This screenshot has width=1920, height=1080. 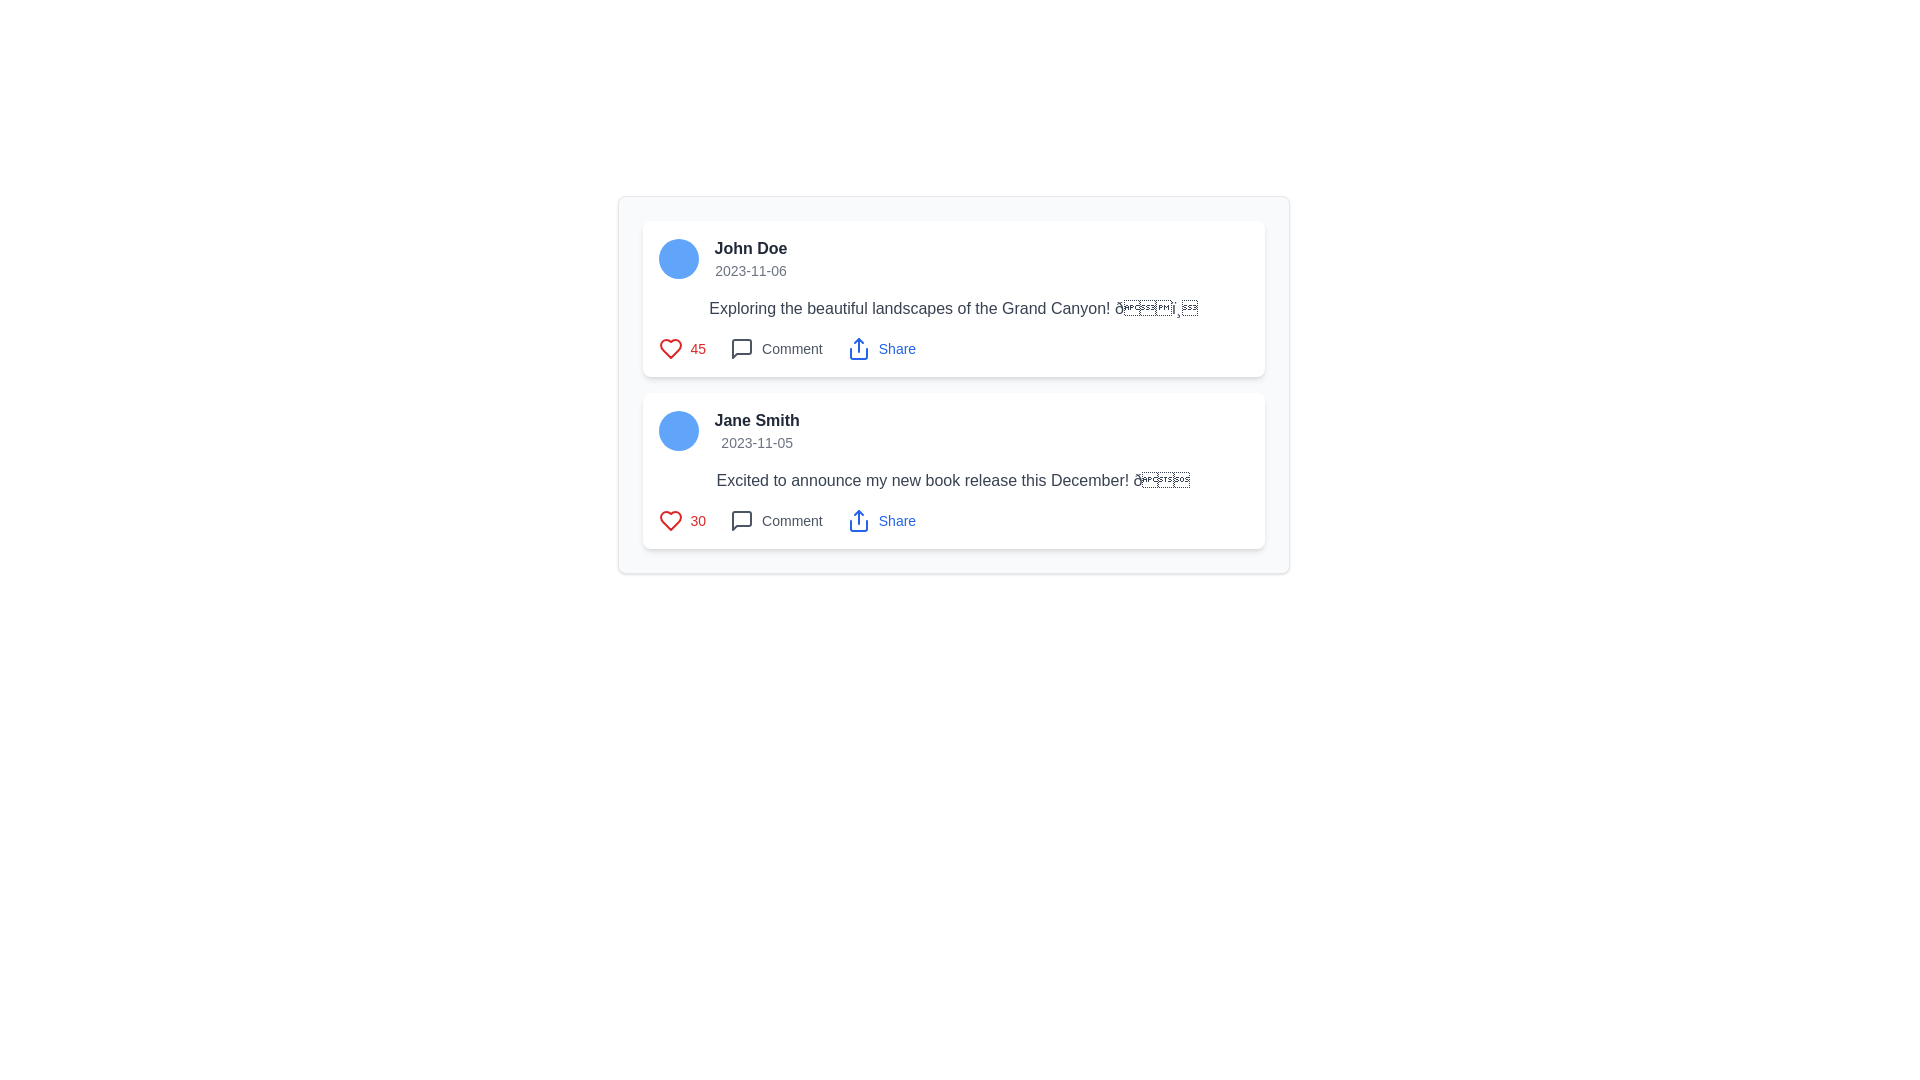 What do you see at coordinates (756, 430) in the screenshot?
I see `the text display element containing 'Jane Smith' and '2023-11-05'` at bounding box center [756, 430].